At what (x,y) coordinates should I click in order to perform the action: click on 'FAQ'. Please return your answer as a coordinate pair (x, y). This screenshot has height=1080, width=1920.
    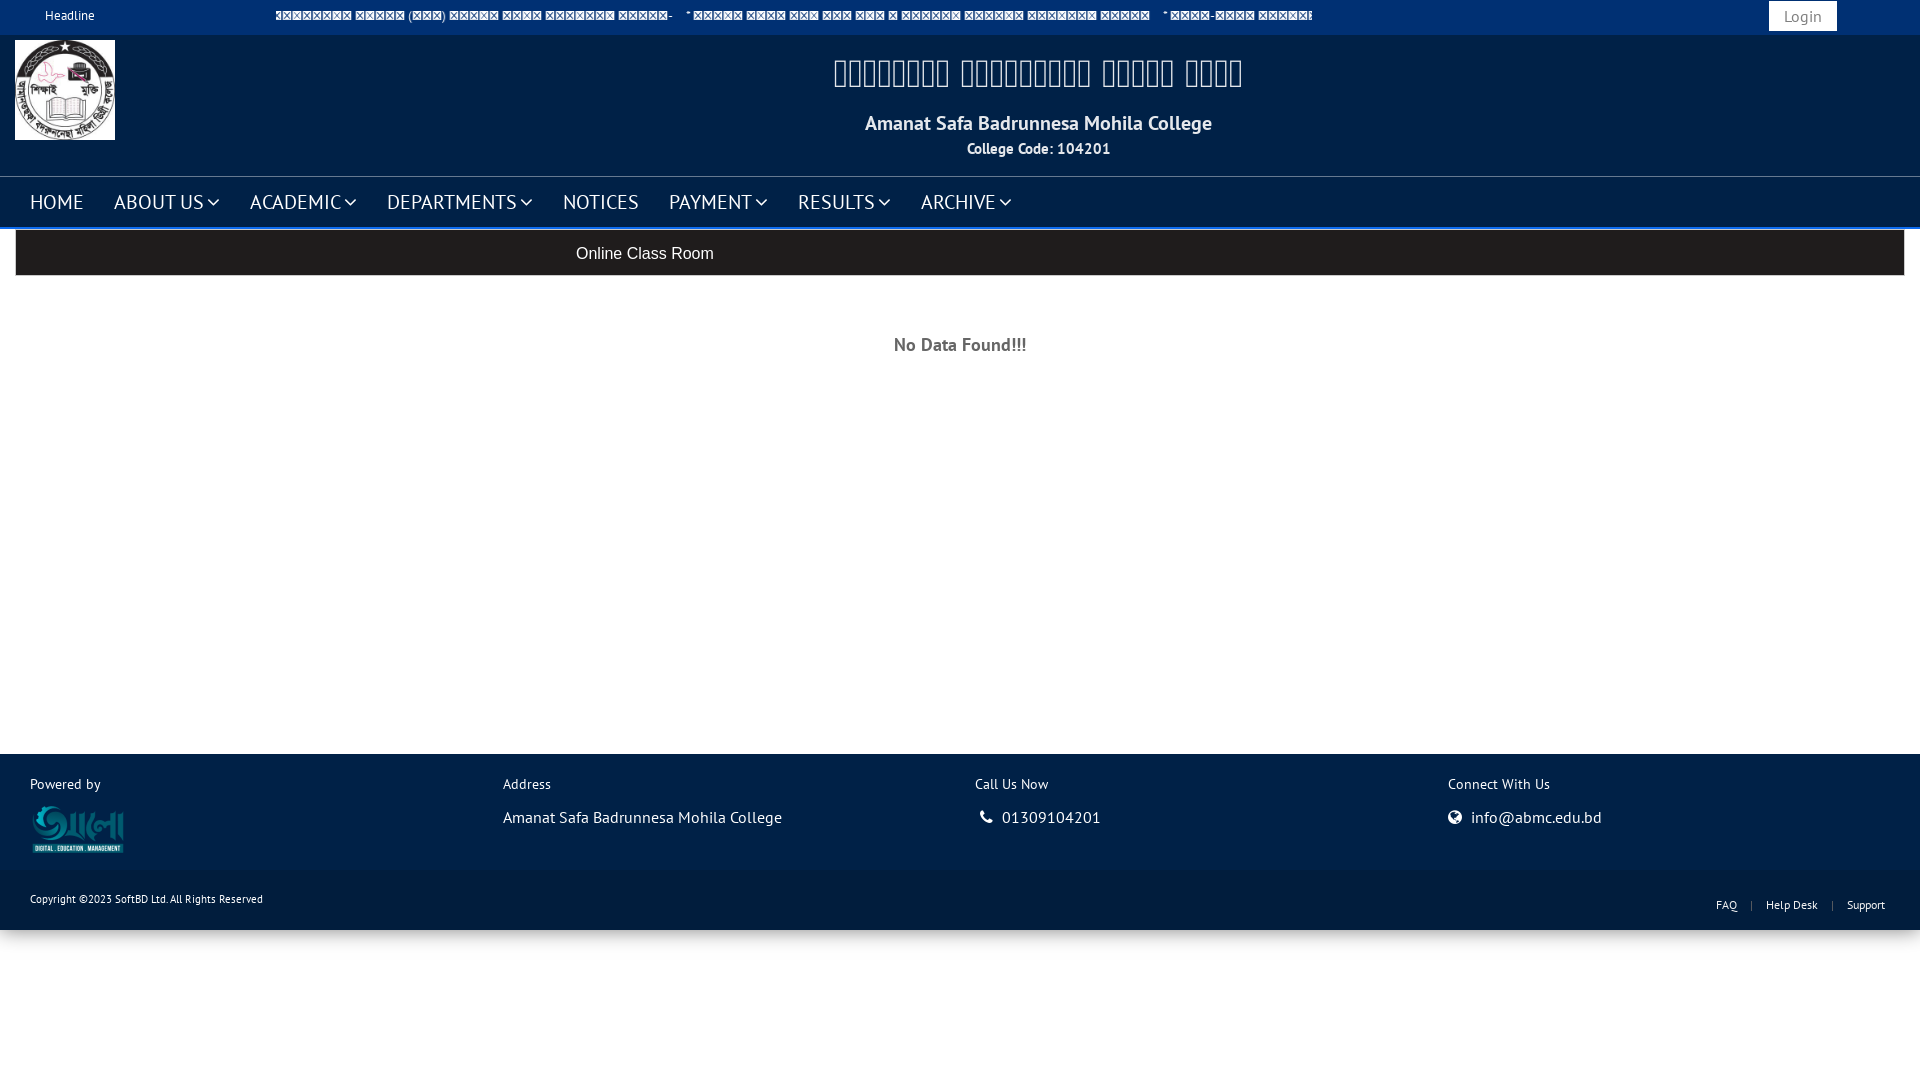
    Looking at the image, I should click on (1725, 903).